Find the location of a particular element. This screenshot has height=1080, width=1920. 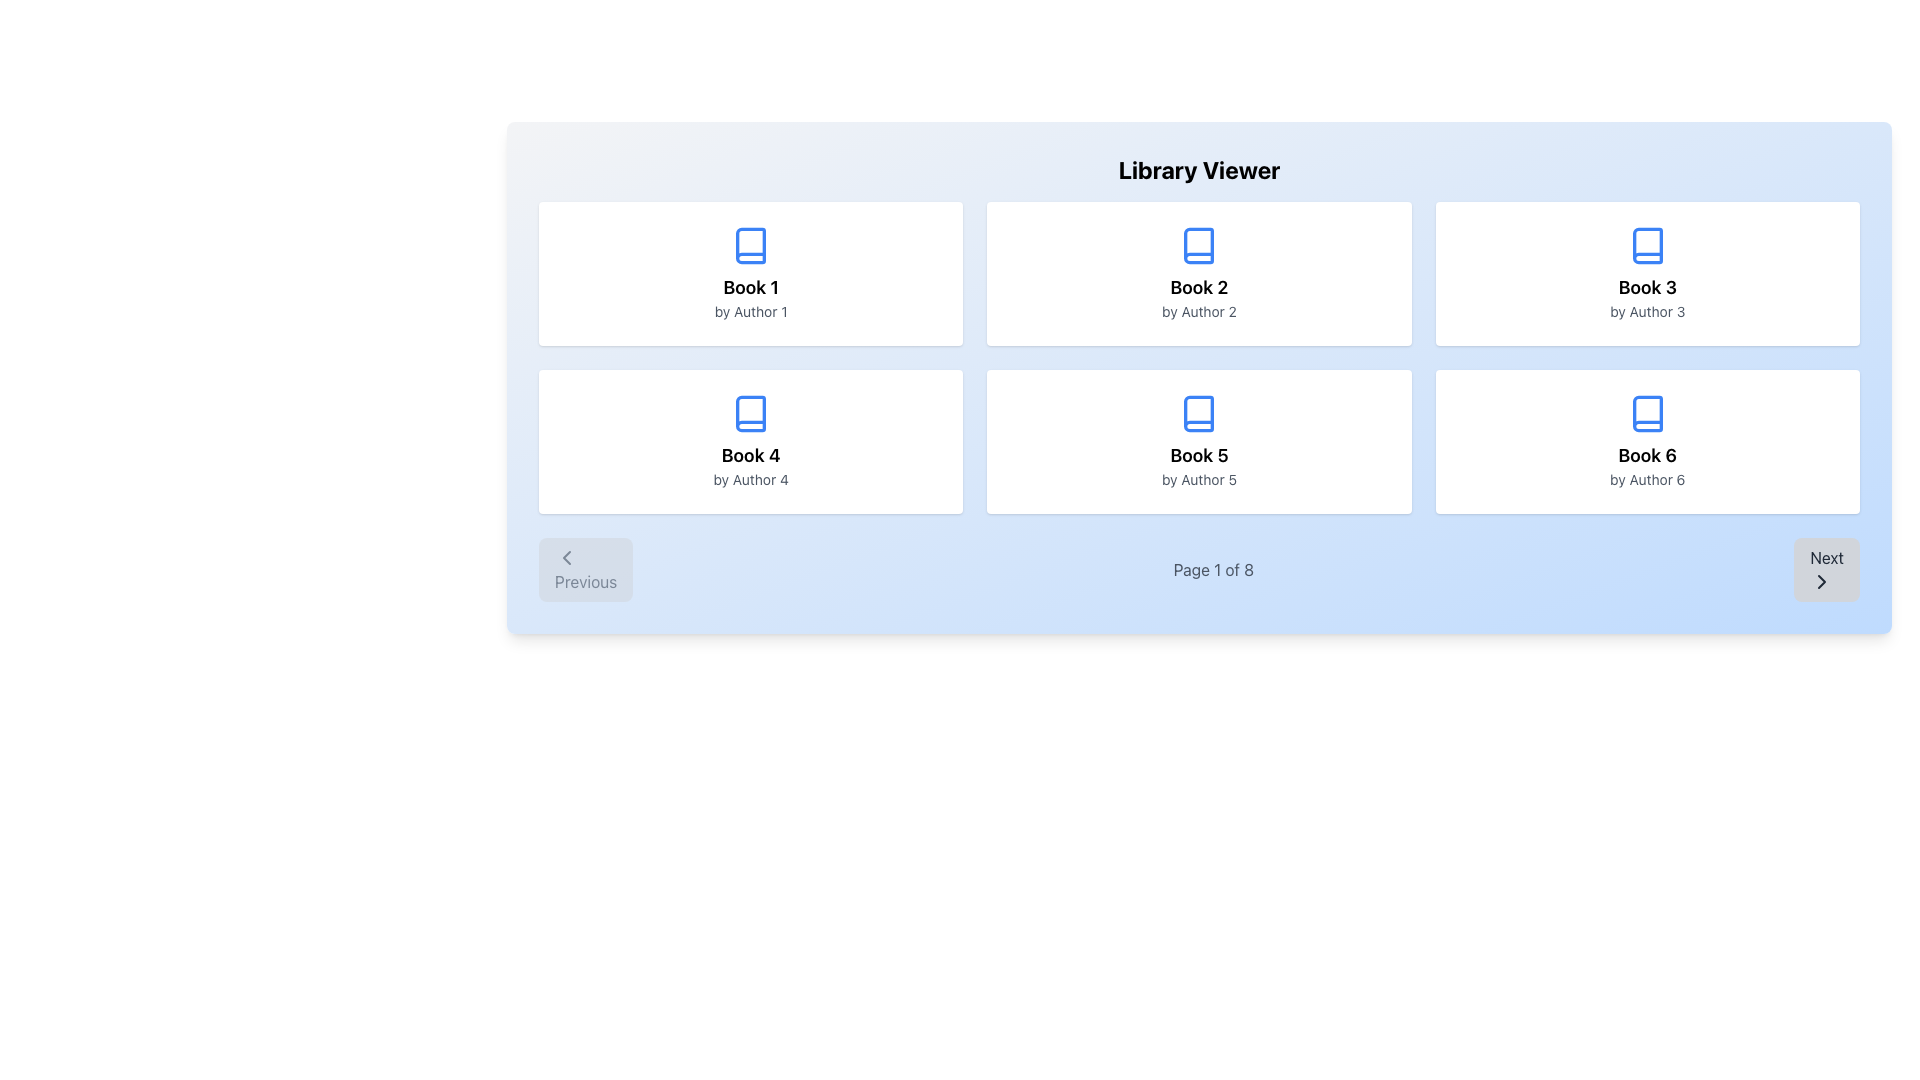

the compact blue book icon located above the text 'Book 4' in the card labeled 'Book 4 by Author 4.' is located at coordinates (750, 412).